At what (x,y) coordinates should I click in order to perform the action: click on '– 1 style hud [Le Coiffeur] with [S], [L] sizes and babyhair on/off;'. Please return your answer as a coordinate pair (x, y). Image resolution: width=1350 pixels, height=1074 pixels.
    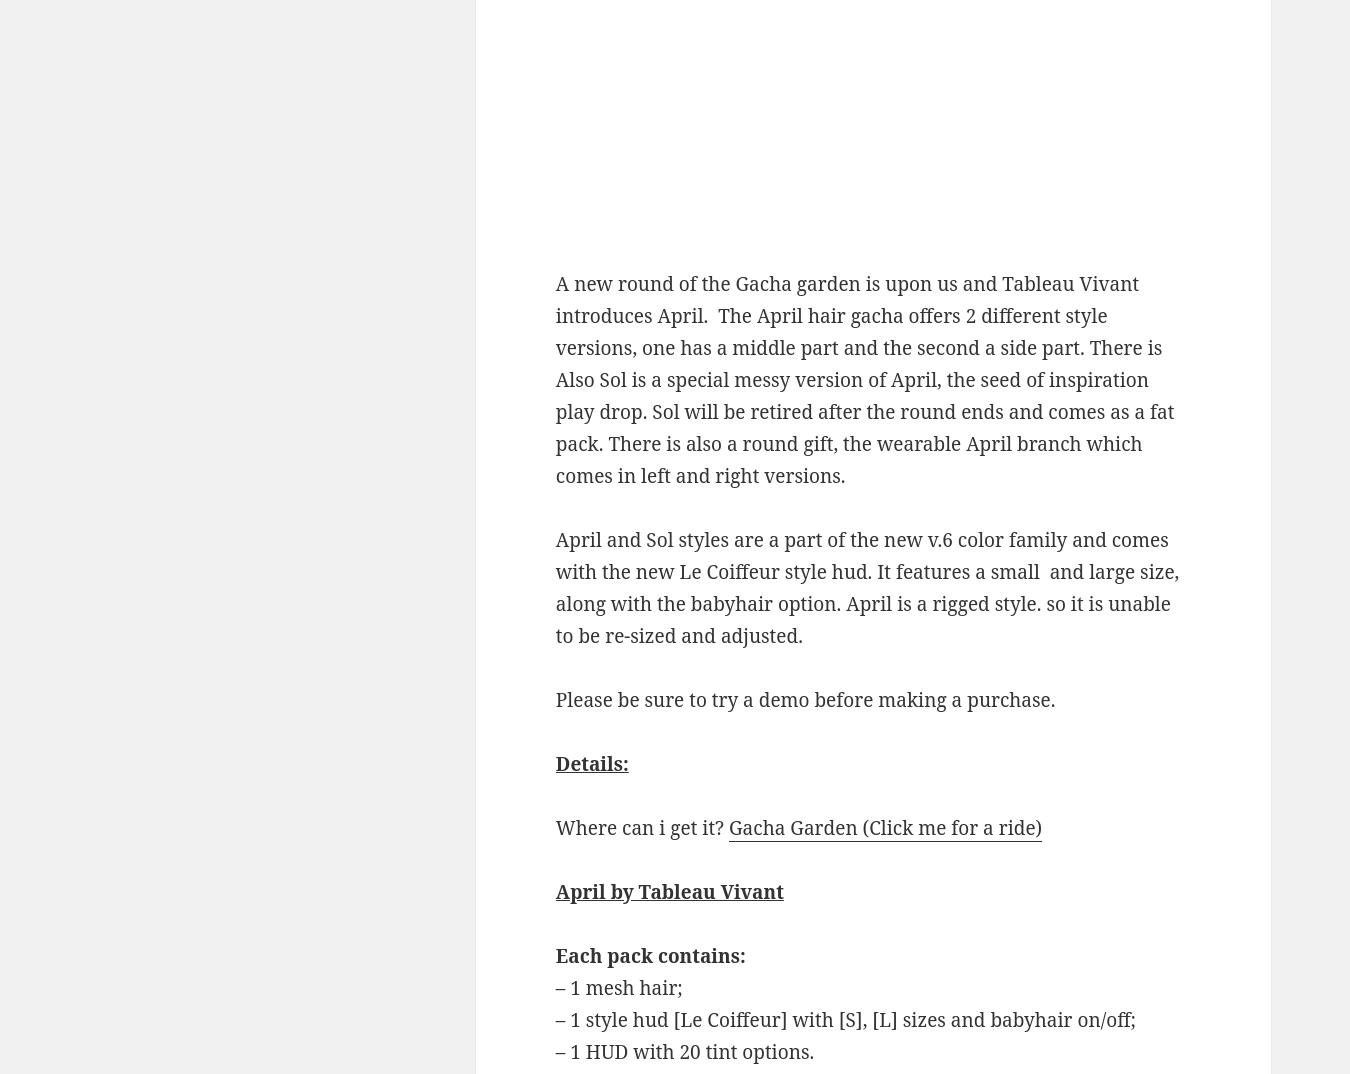
    Looking at the image, I should click on (845, 1018).